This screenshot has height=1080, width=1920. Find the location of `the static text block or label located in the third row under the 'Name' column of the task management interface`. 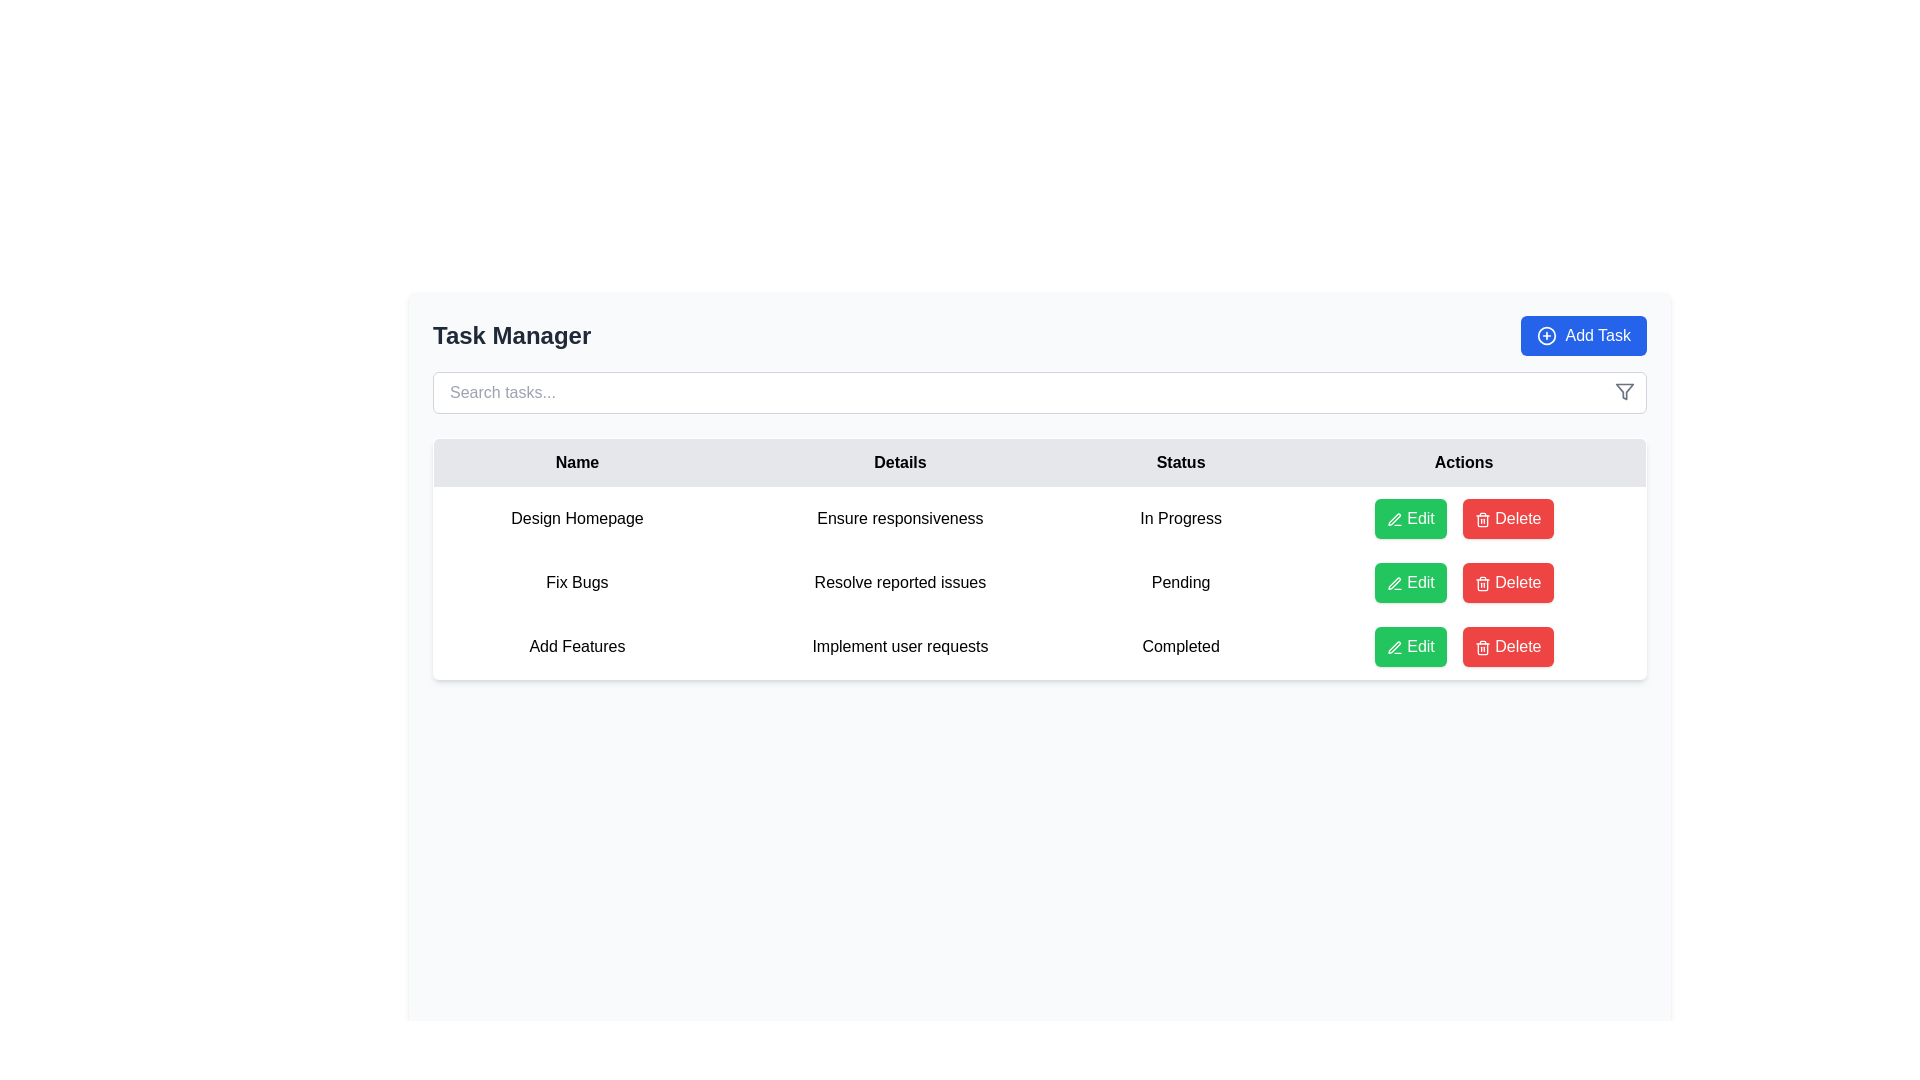

the static text block or label located in the third row under the 'Name' column of the task management interface is located at coordinates (576, 647).